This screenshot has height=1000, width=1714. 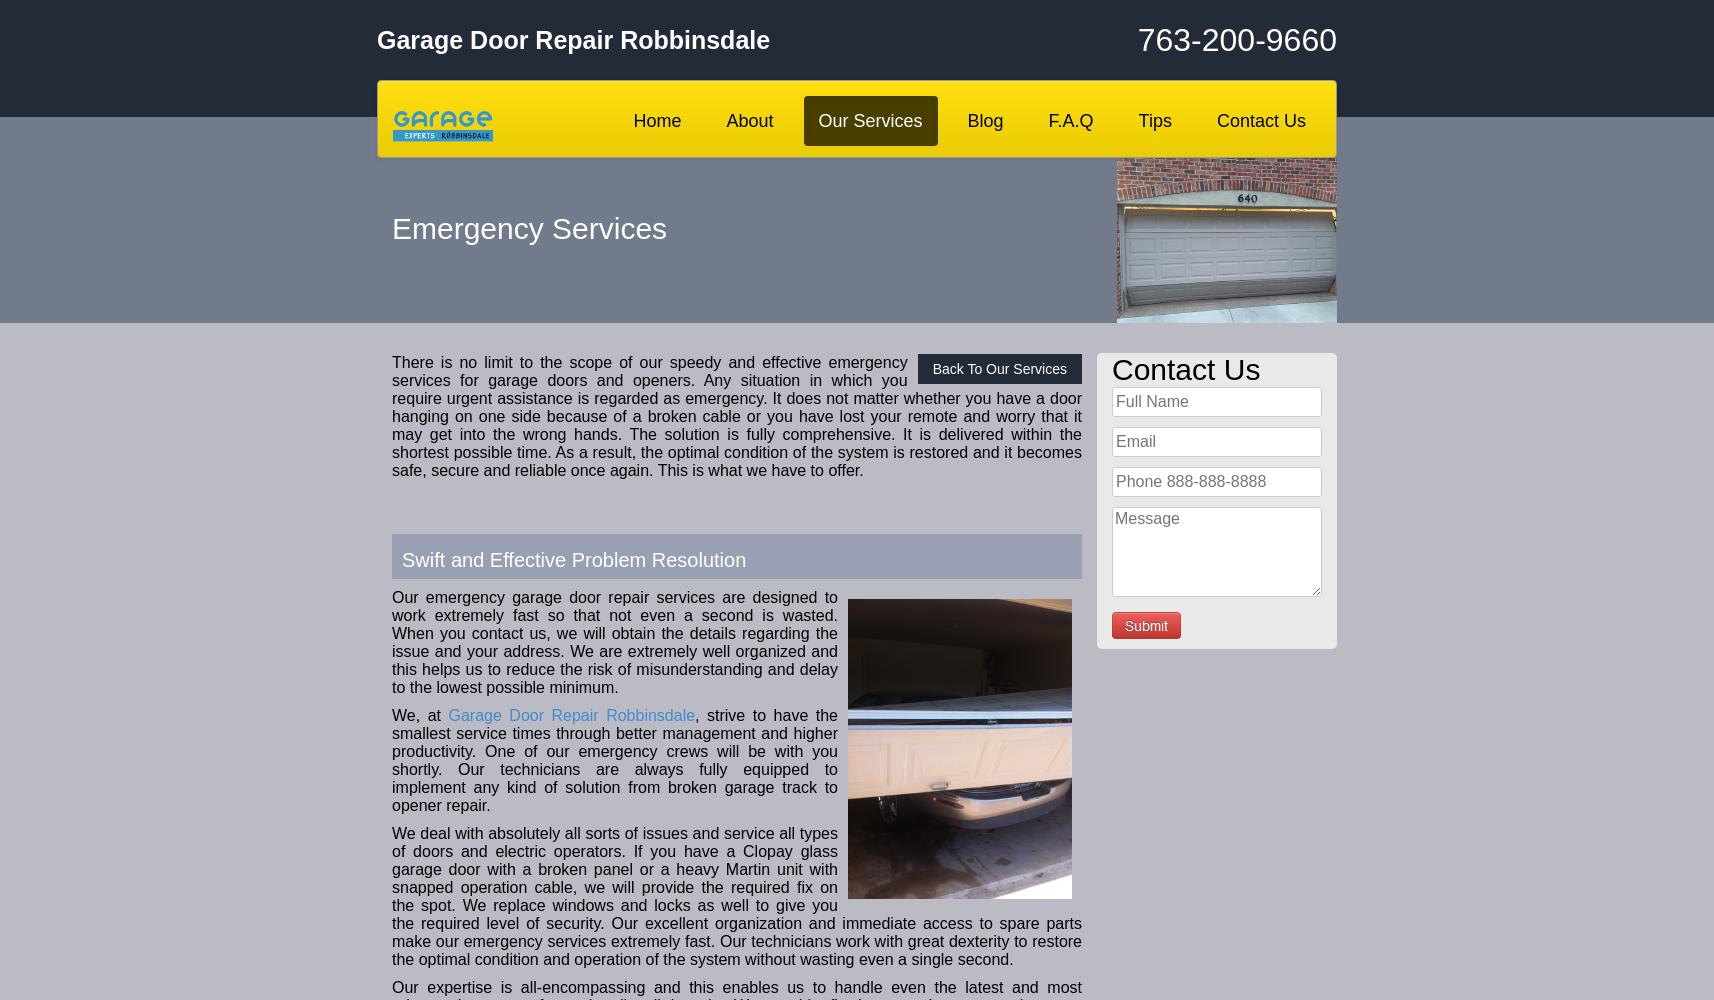 What do you see at coordinates (984, 120) in the screenshot?
I see `'Blog'` at bounding box center [984, 120].